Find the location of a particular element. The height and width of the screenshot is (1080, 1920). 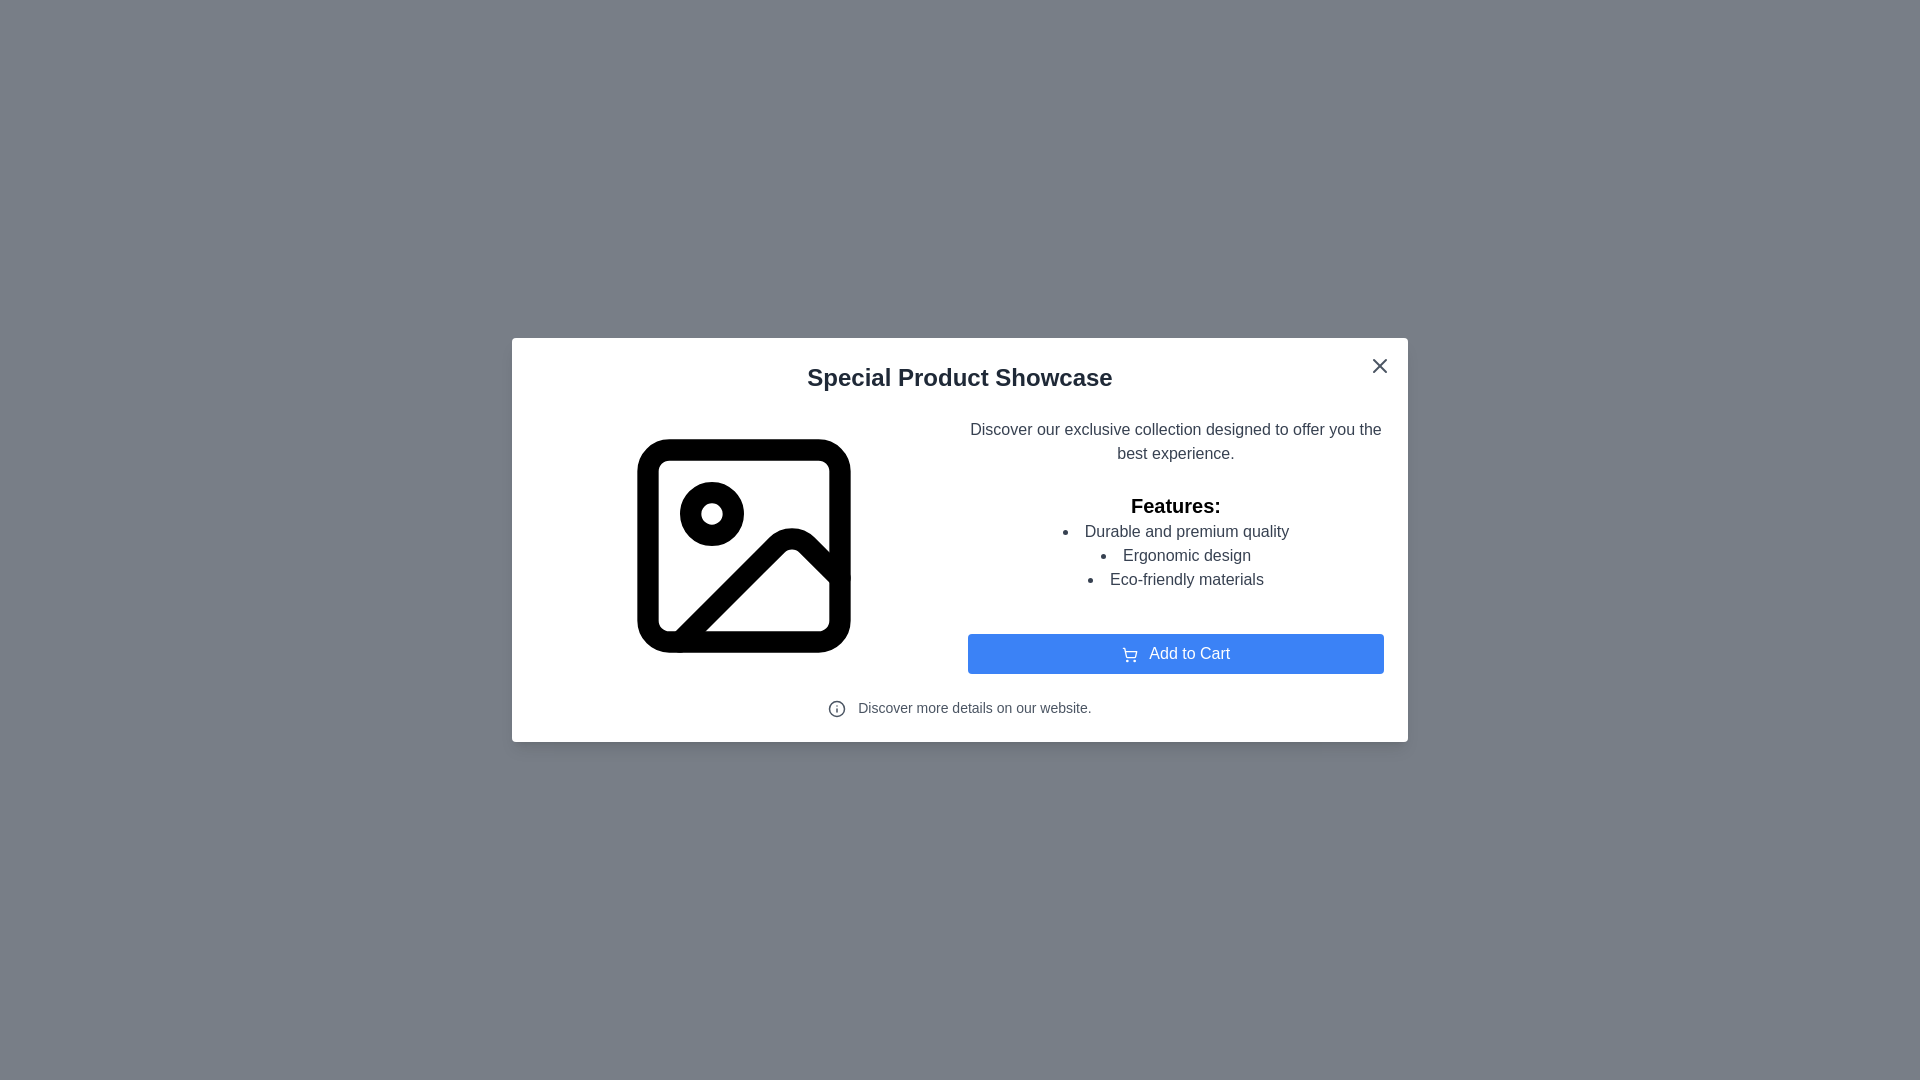

the third list item in the 'Features:' section, which describes the eco-friendly materials feature of the product, positioned in a centered modal window is located at coordinates (1176, 578).